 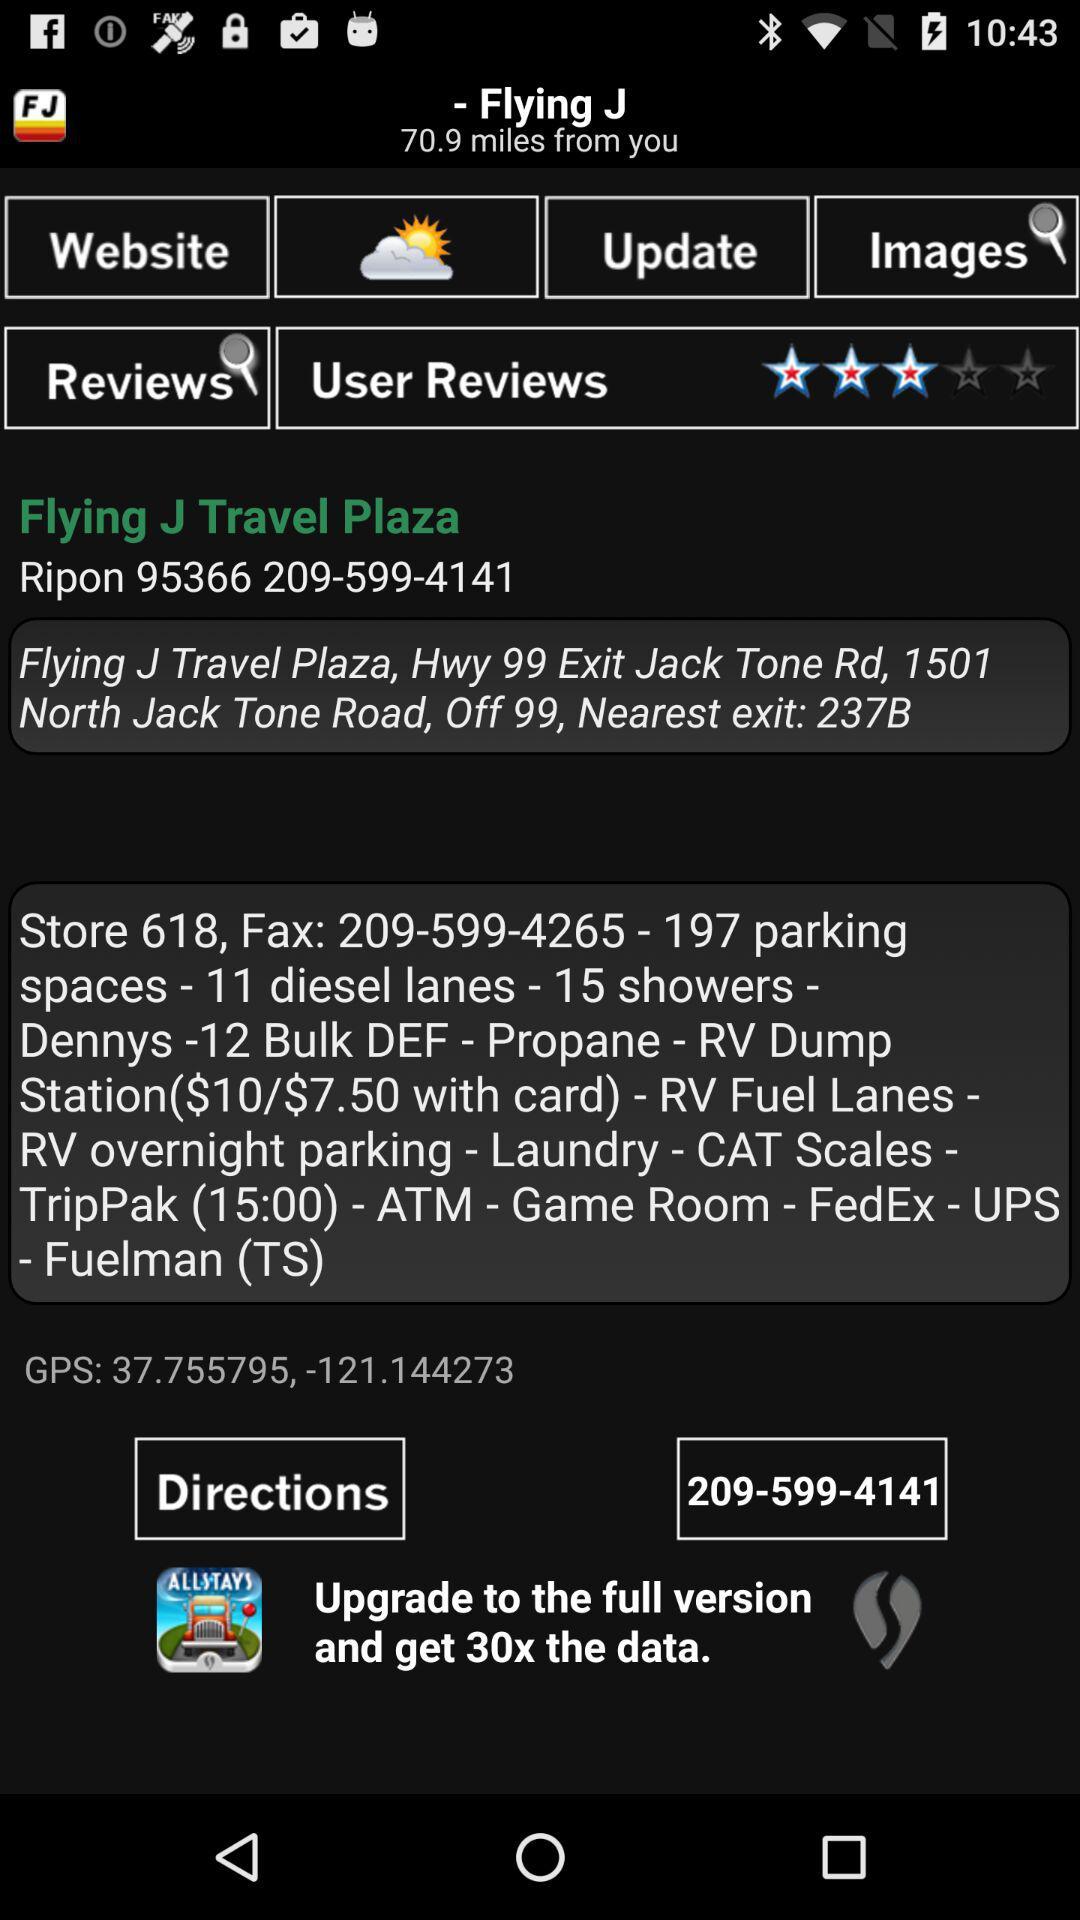 I want to click on user reviews, so click(x=676, y=378).